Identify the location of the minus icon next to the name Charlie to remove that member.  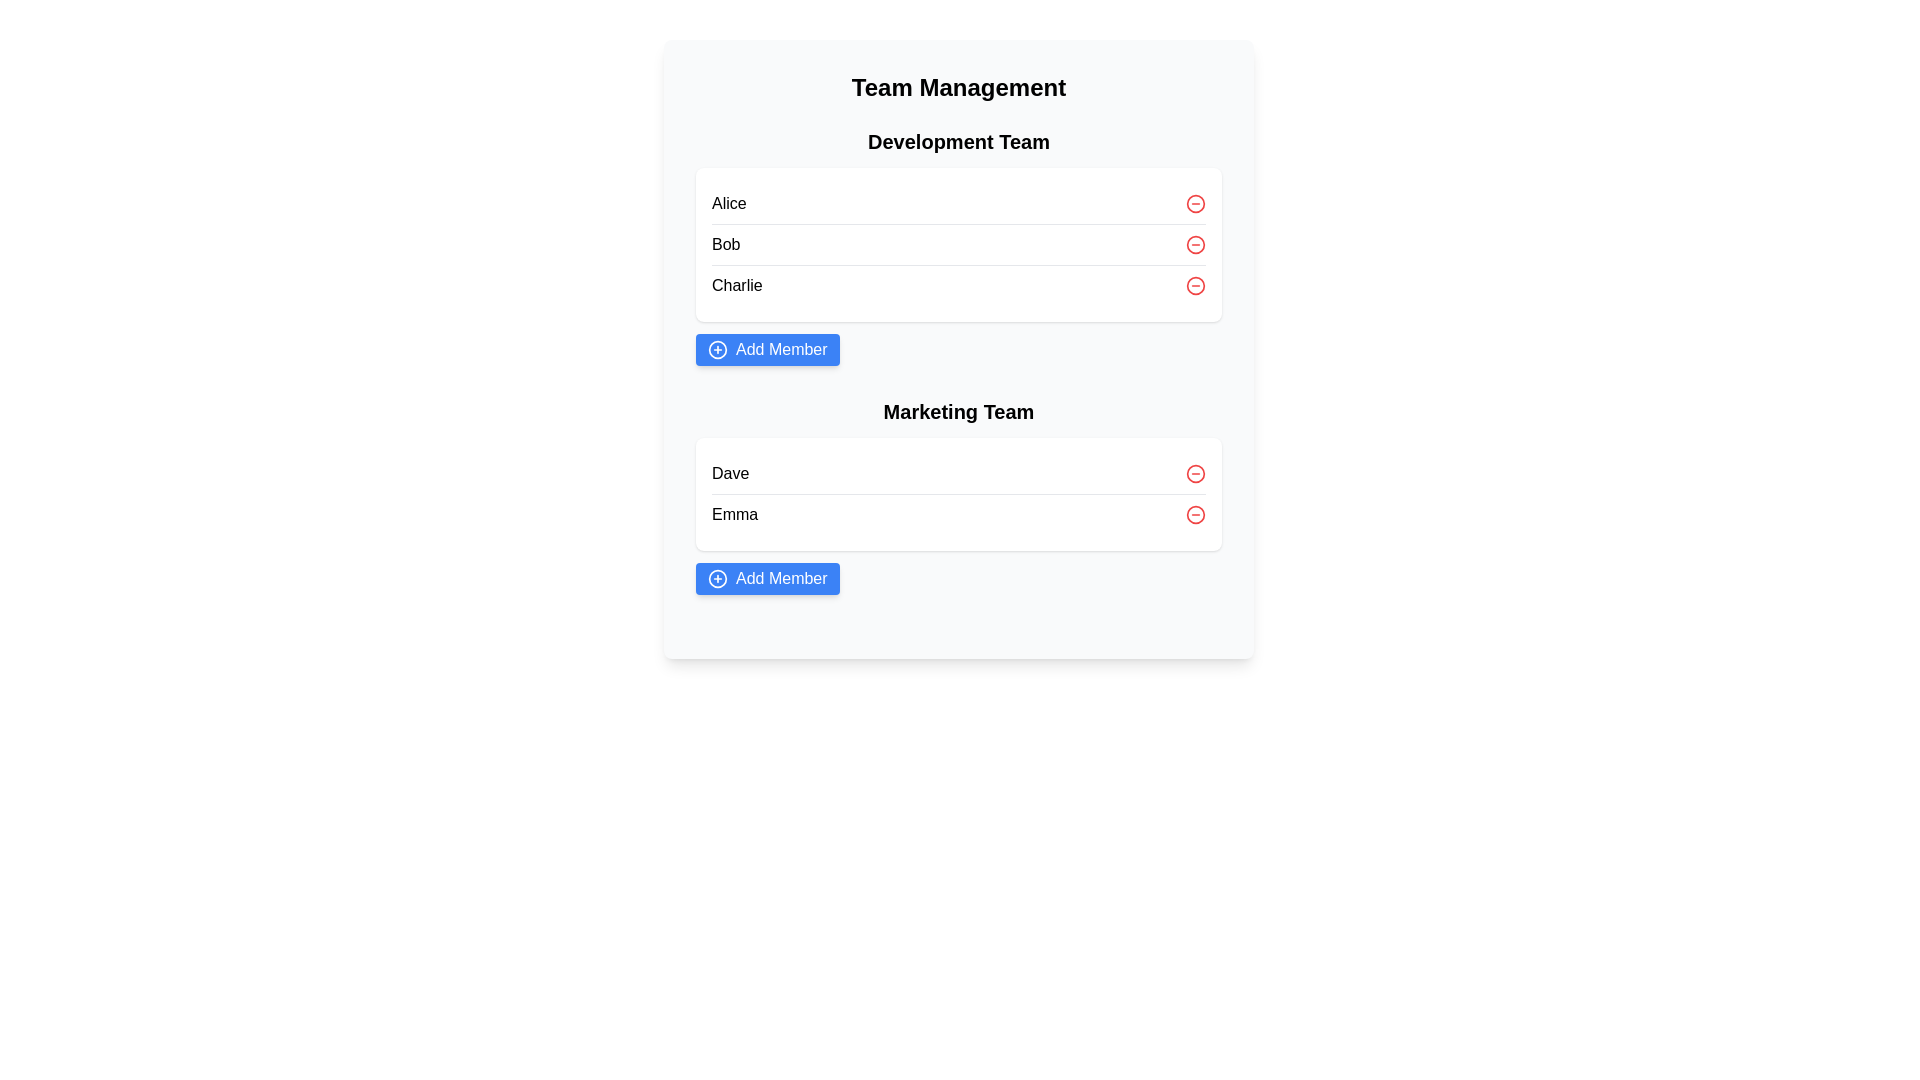
(1195, 285).